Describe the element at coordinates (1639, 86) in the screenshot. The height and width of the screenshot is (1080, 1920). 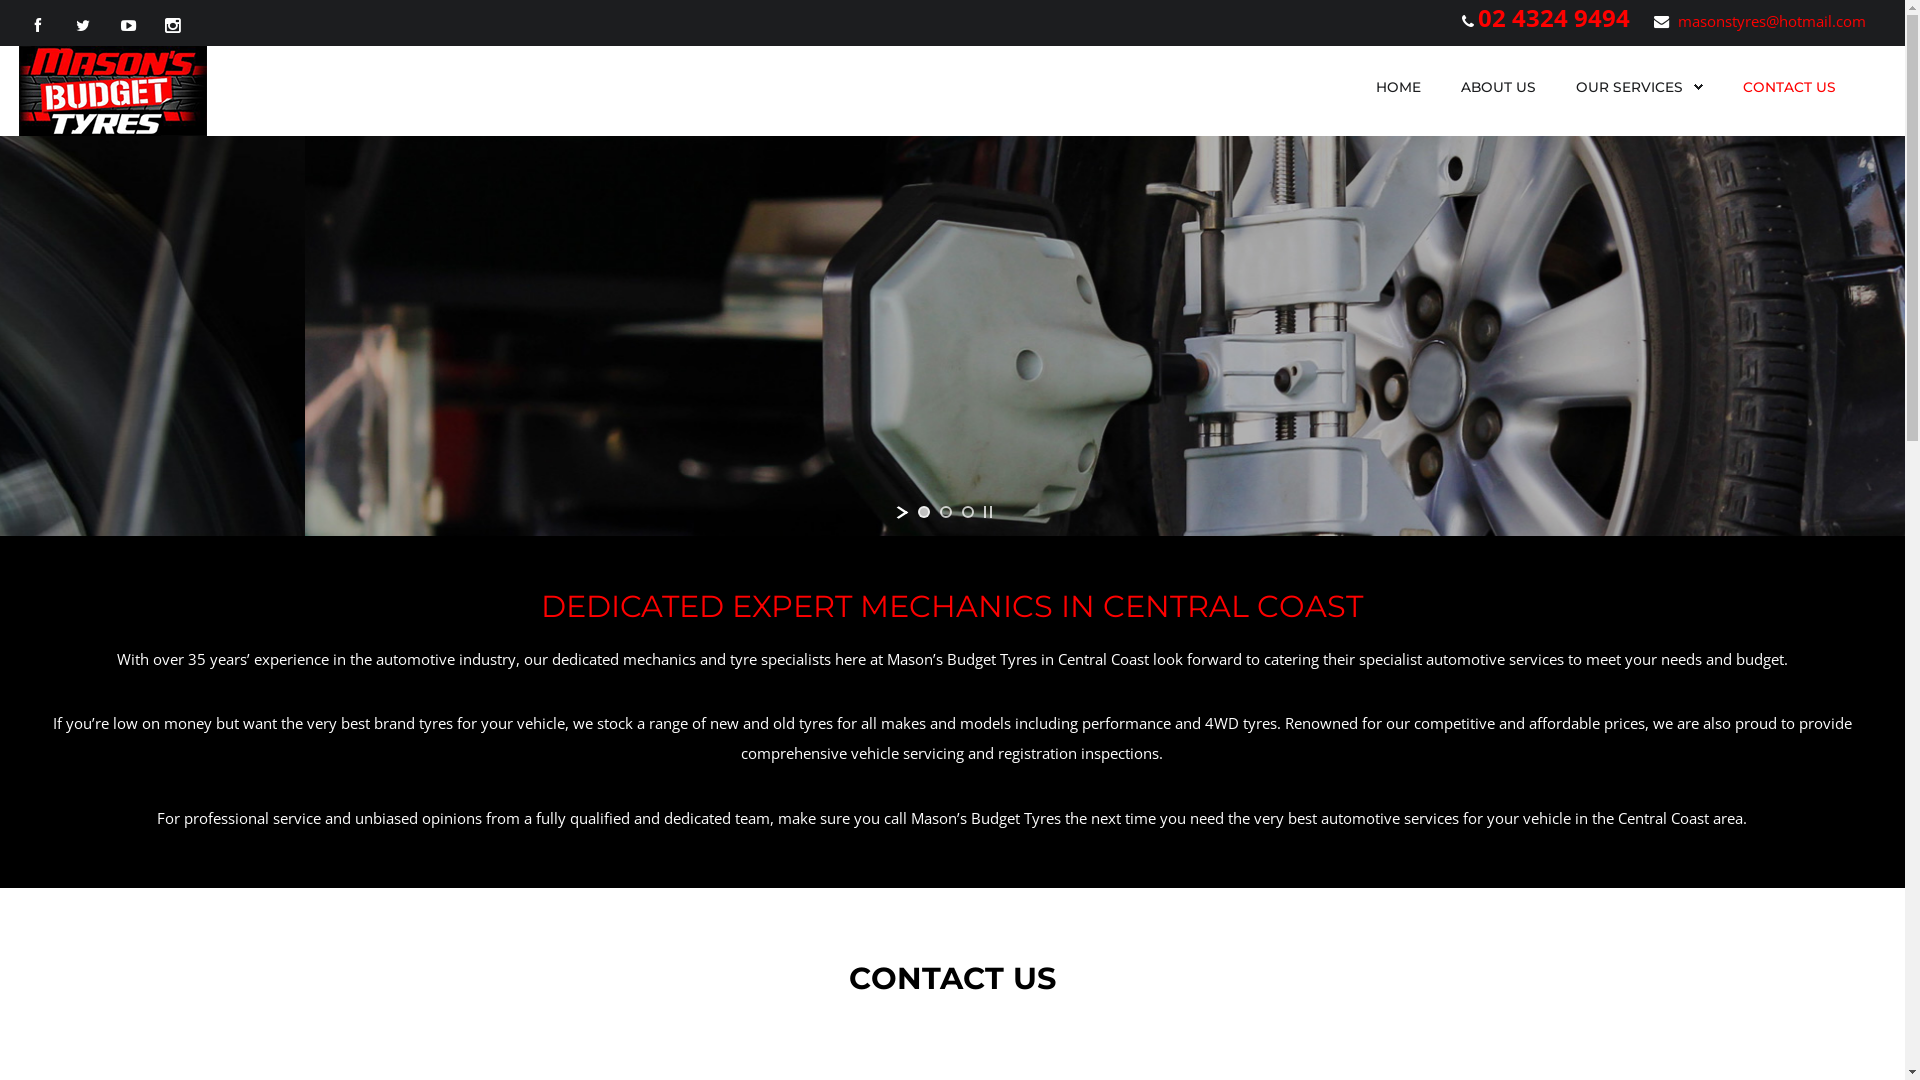
I see `'OUR SERVICES'` at that location.